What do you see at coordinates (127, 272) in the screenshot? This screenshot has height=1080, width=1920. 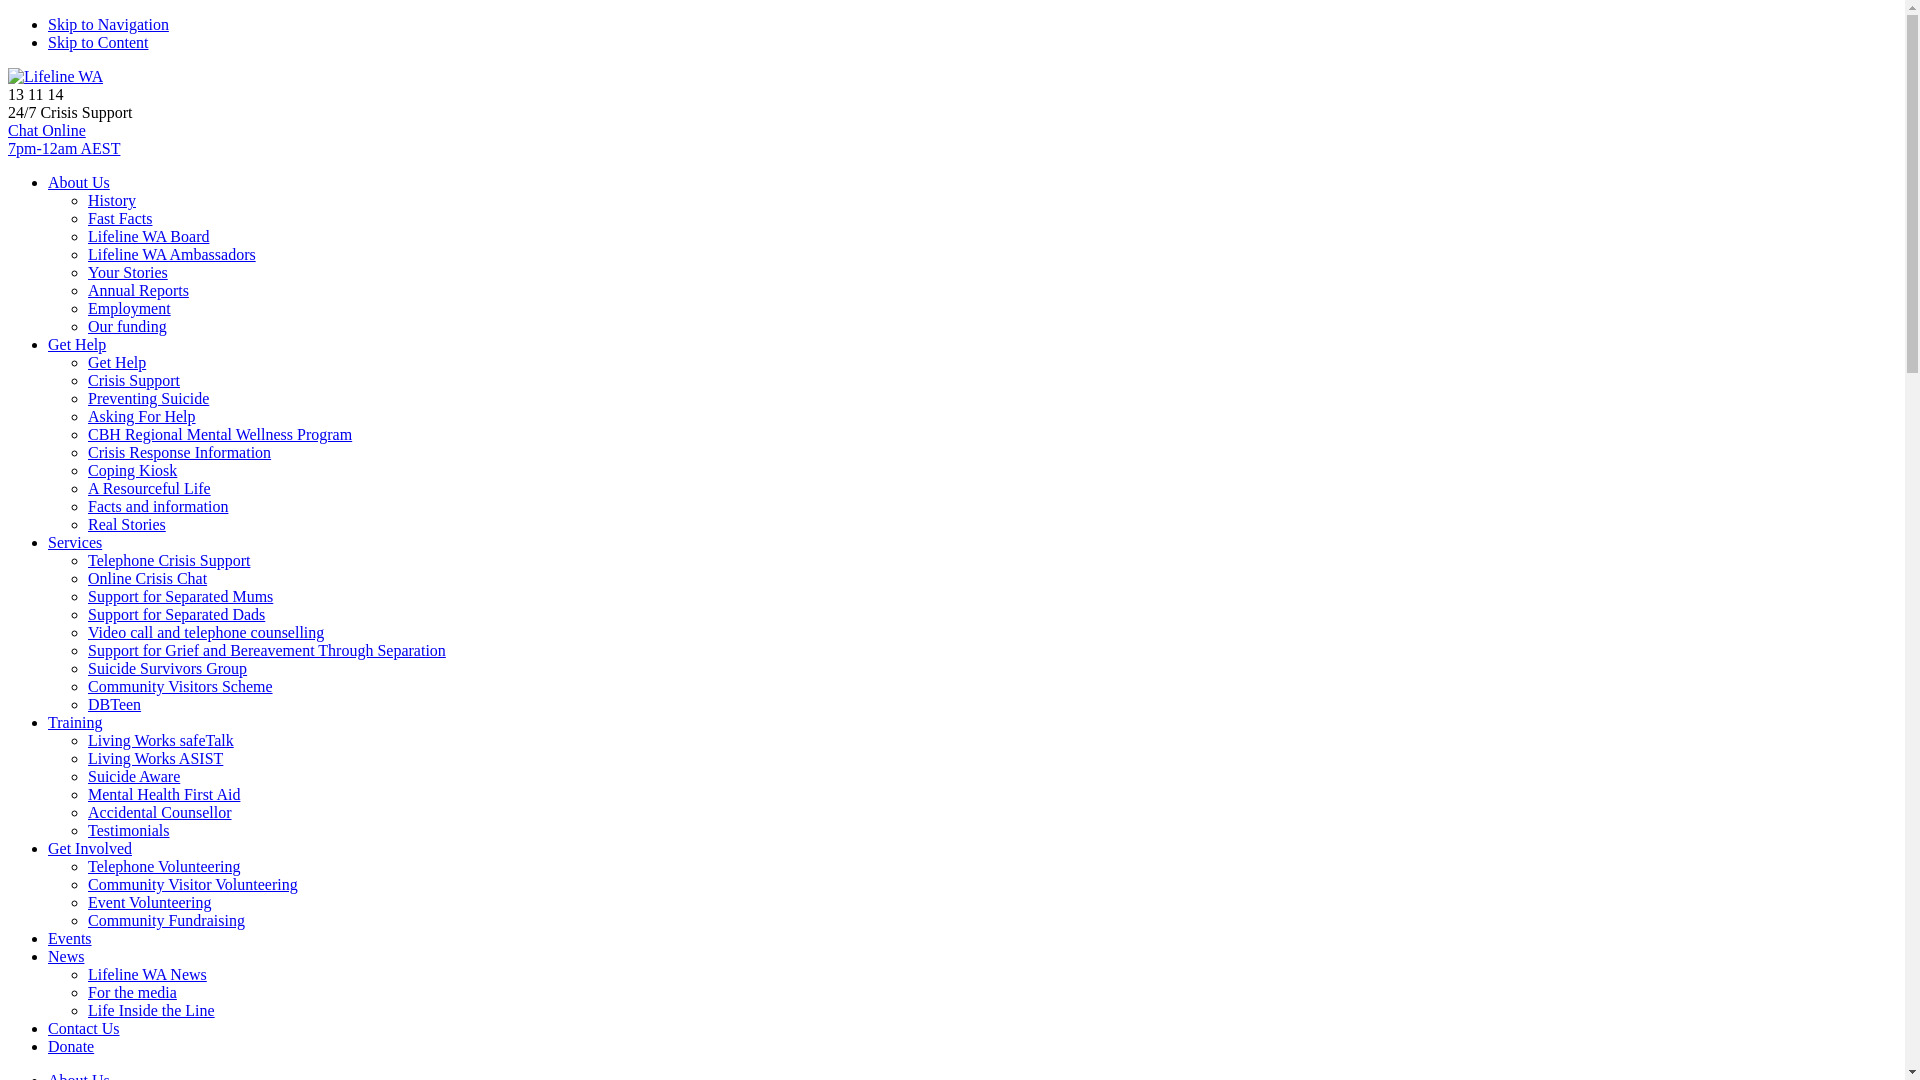 I see `'Your Stories'` at bounding box center [127, 272].